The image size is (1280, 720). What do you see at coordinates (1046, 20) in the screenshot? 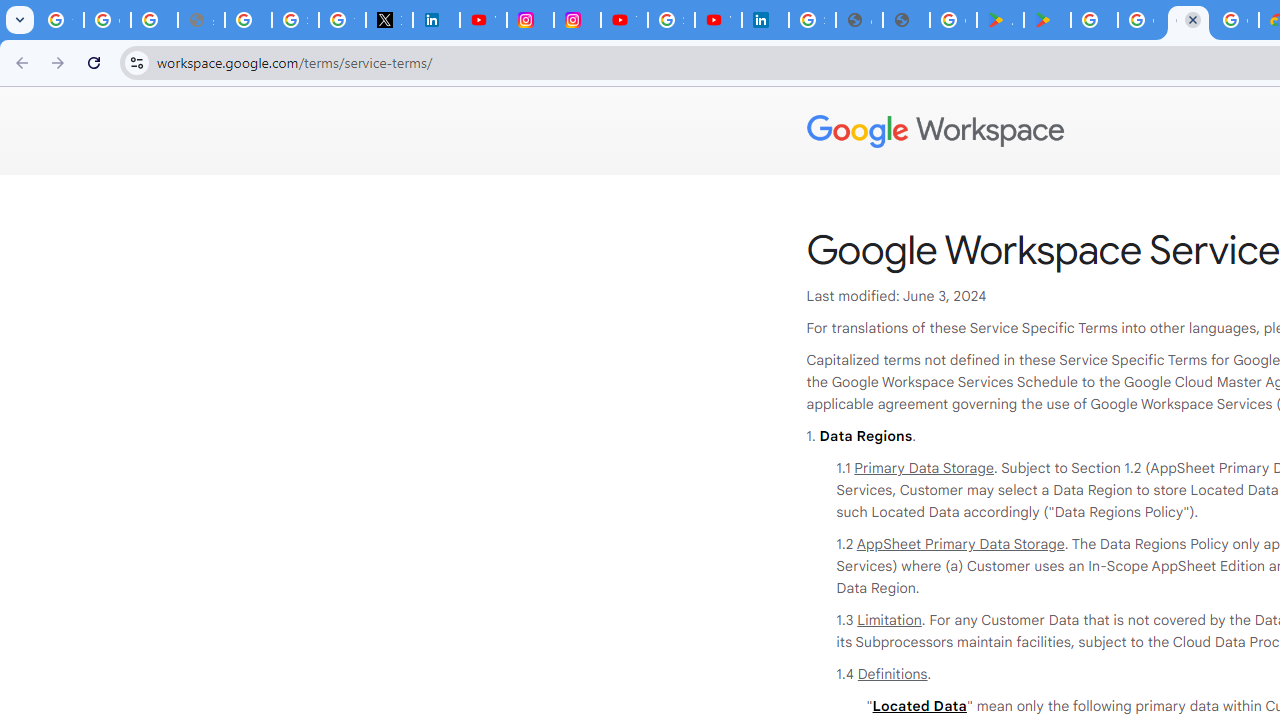
I see `'PAW Patrol Rescue World - Apps on Google Play'` at bounding box center [1046, 20].